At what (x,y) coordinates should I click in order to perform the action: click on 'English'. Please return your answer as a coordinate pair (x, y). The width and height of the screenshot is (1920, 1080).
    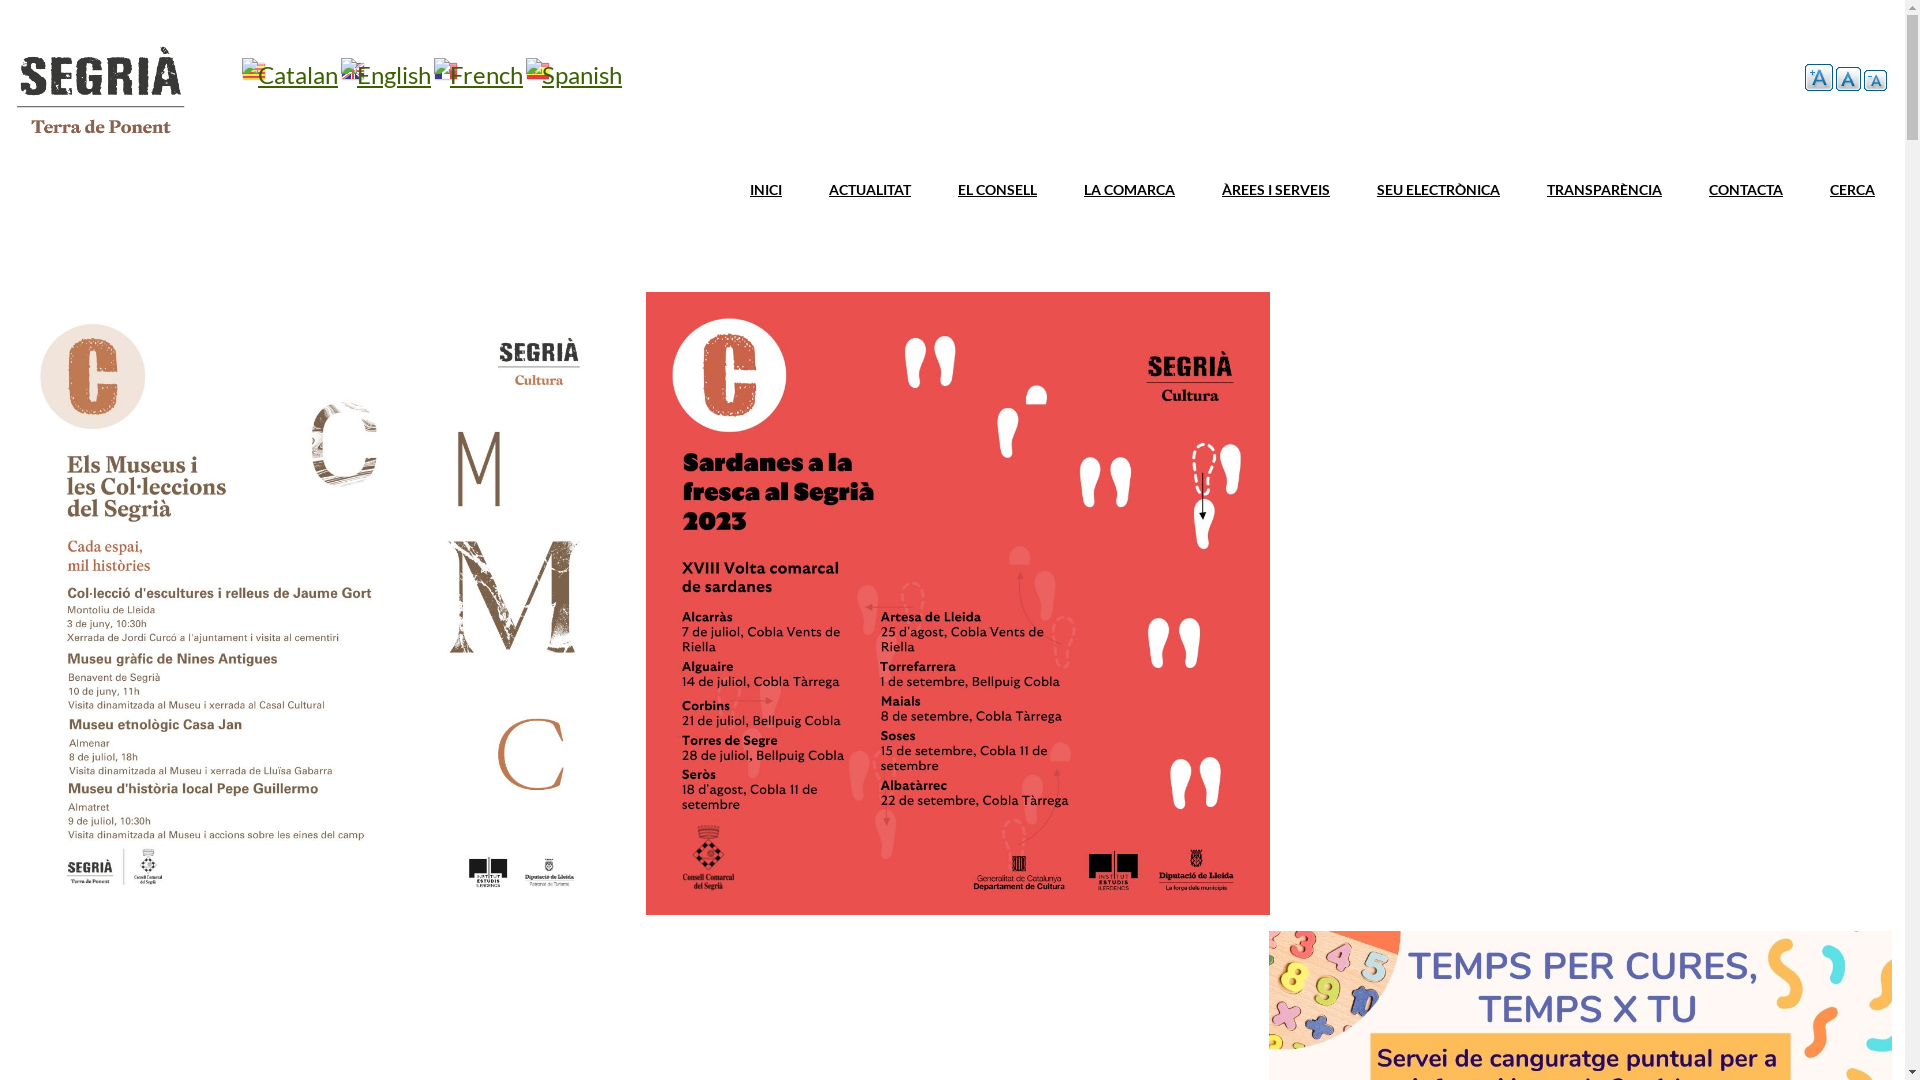
    Looking at the image, I should click on (385, 73).